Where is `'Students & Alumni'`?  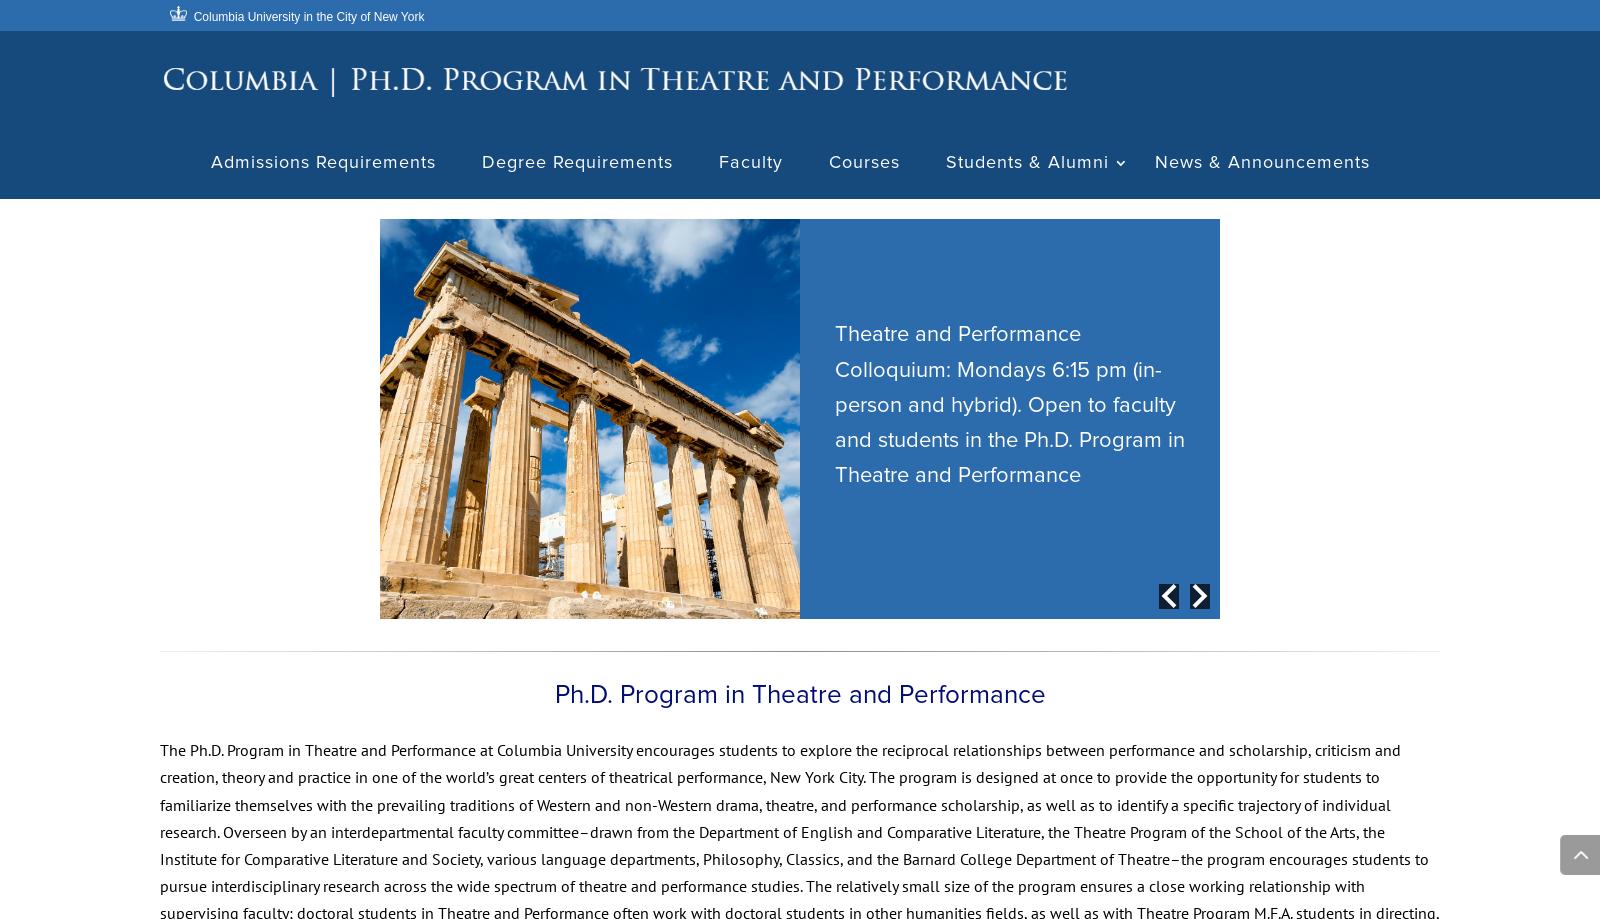 'Students & Alumni' is located at coordinates (1028, 166).